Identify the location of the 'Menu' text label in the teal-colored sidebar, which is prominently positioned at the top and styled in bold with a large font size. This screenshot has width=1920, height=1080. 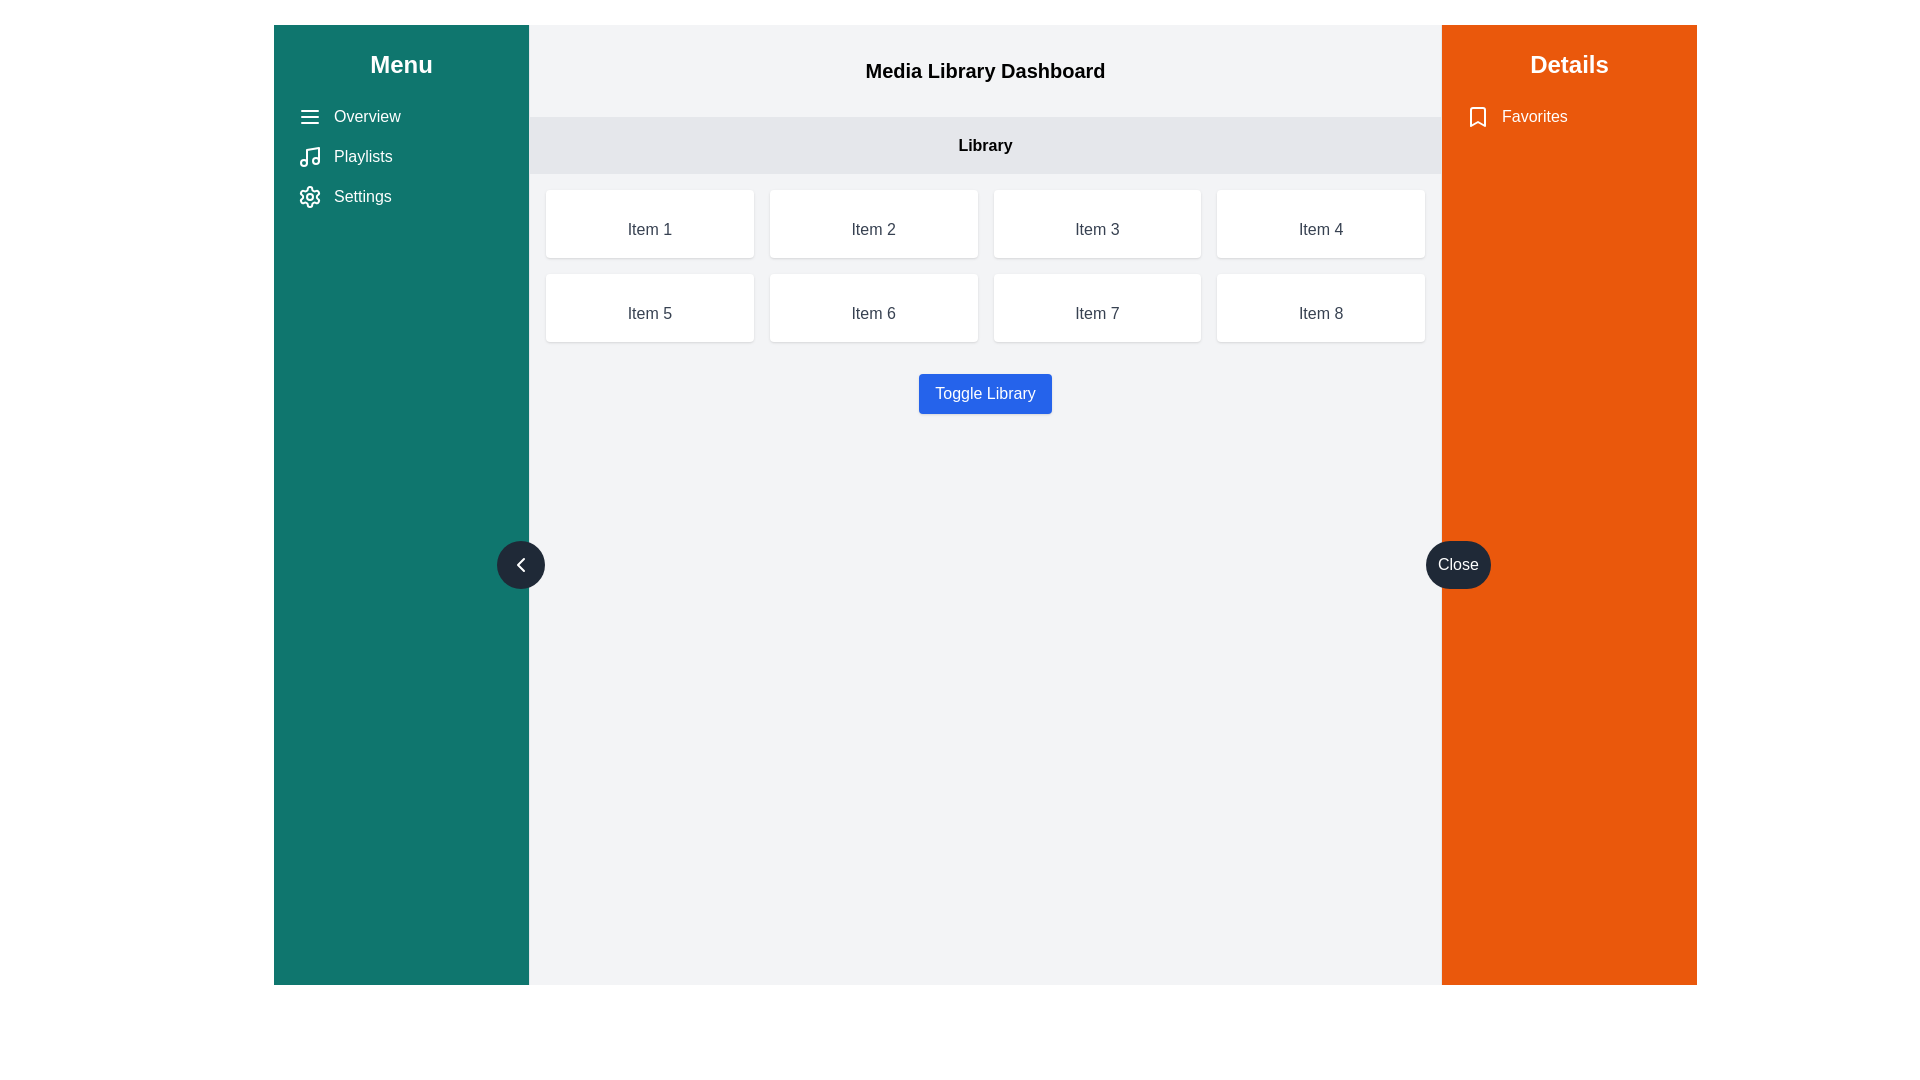
(400, 64).